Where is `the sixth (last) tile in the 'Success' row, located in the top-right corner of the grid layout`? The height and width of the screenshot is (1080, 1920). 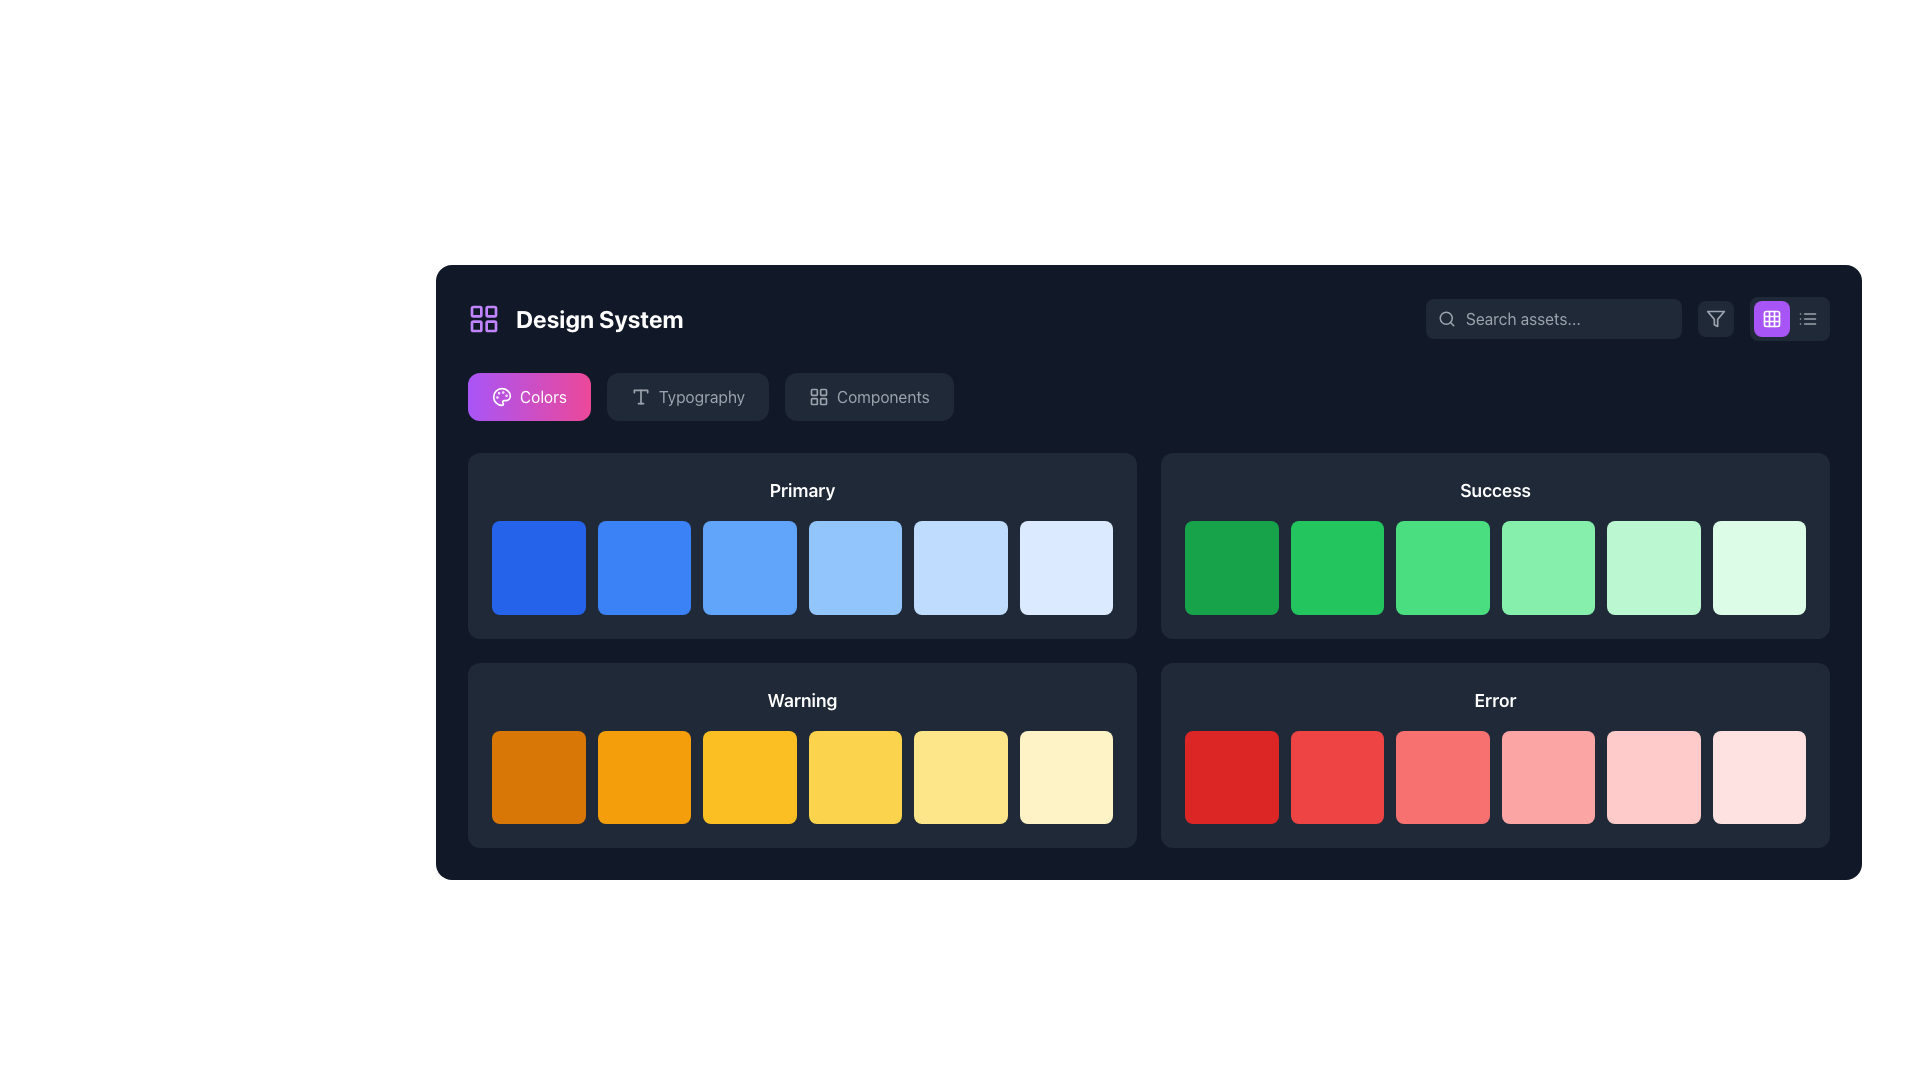 the sixth (last) tile in the 'Success' row, located in the top-right corner of the grid layout is located at coordinates (1758, 567).